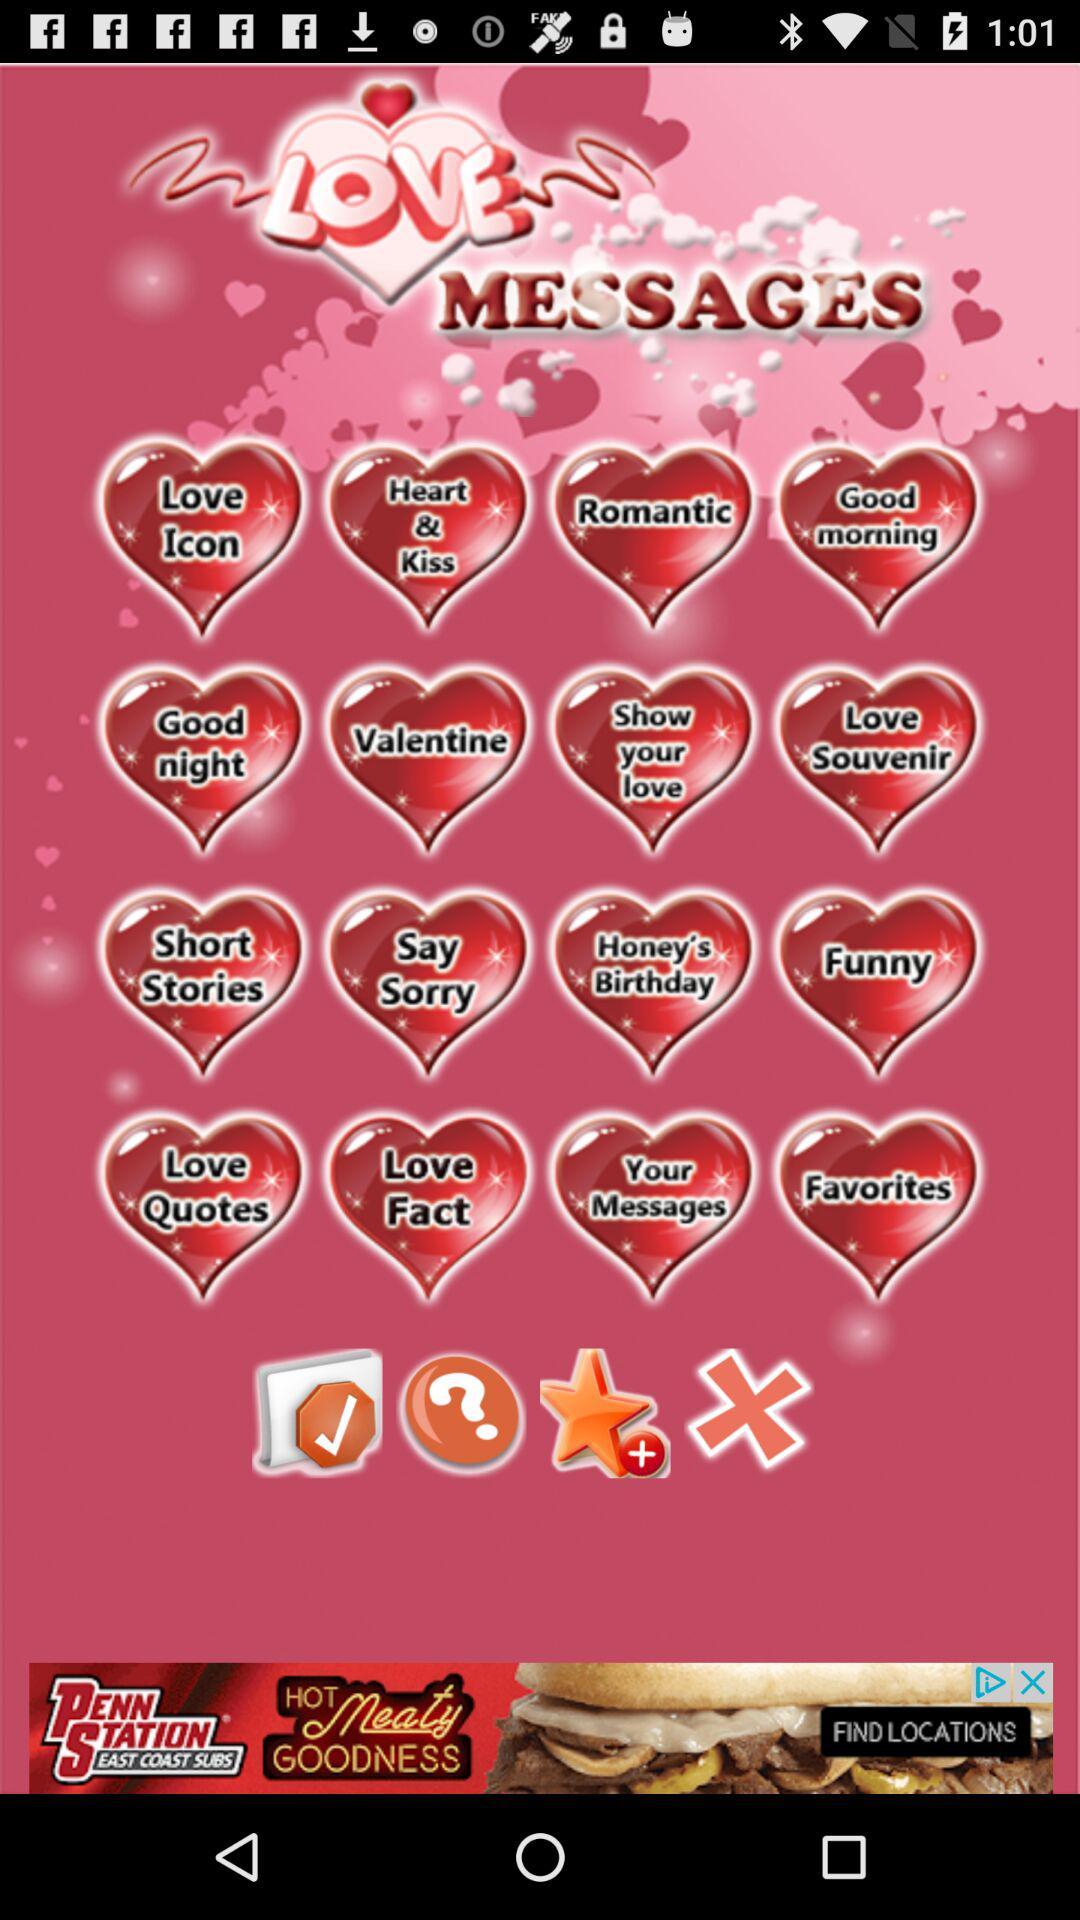  Describe the element at coordinates (202, 761) in the screenshot. I see `open good night page` at that location.